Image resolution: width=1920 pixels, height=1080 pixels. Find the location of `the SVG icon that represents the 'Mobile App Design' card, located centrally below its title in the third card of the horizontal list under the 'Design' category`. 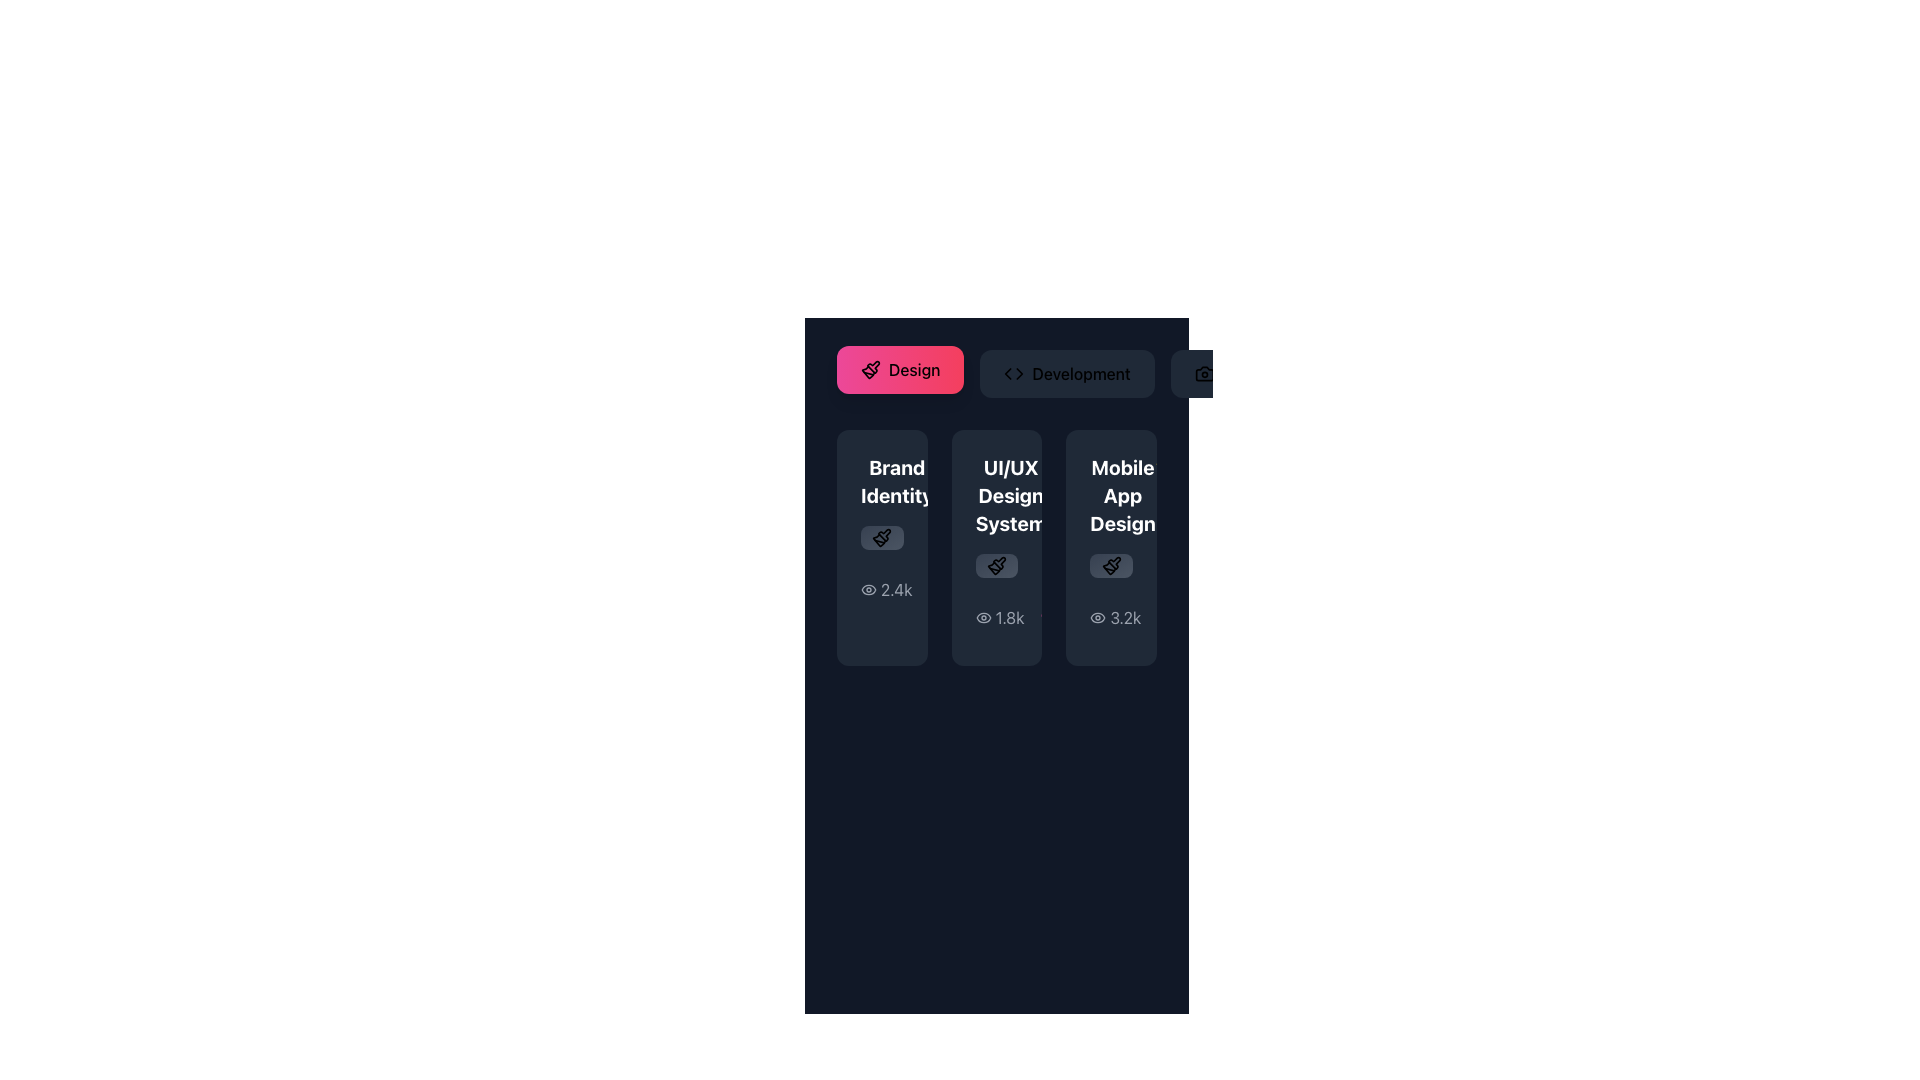

the SVG icon that represents the 'Mobile App Design' card, located centrally below its title in the third card of the horizontal list under the 'Design' category is located at coordinates (1110, 566).